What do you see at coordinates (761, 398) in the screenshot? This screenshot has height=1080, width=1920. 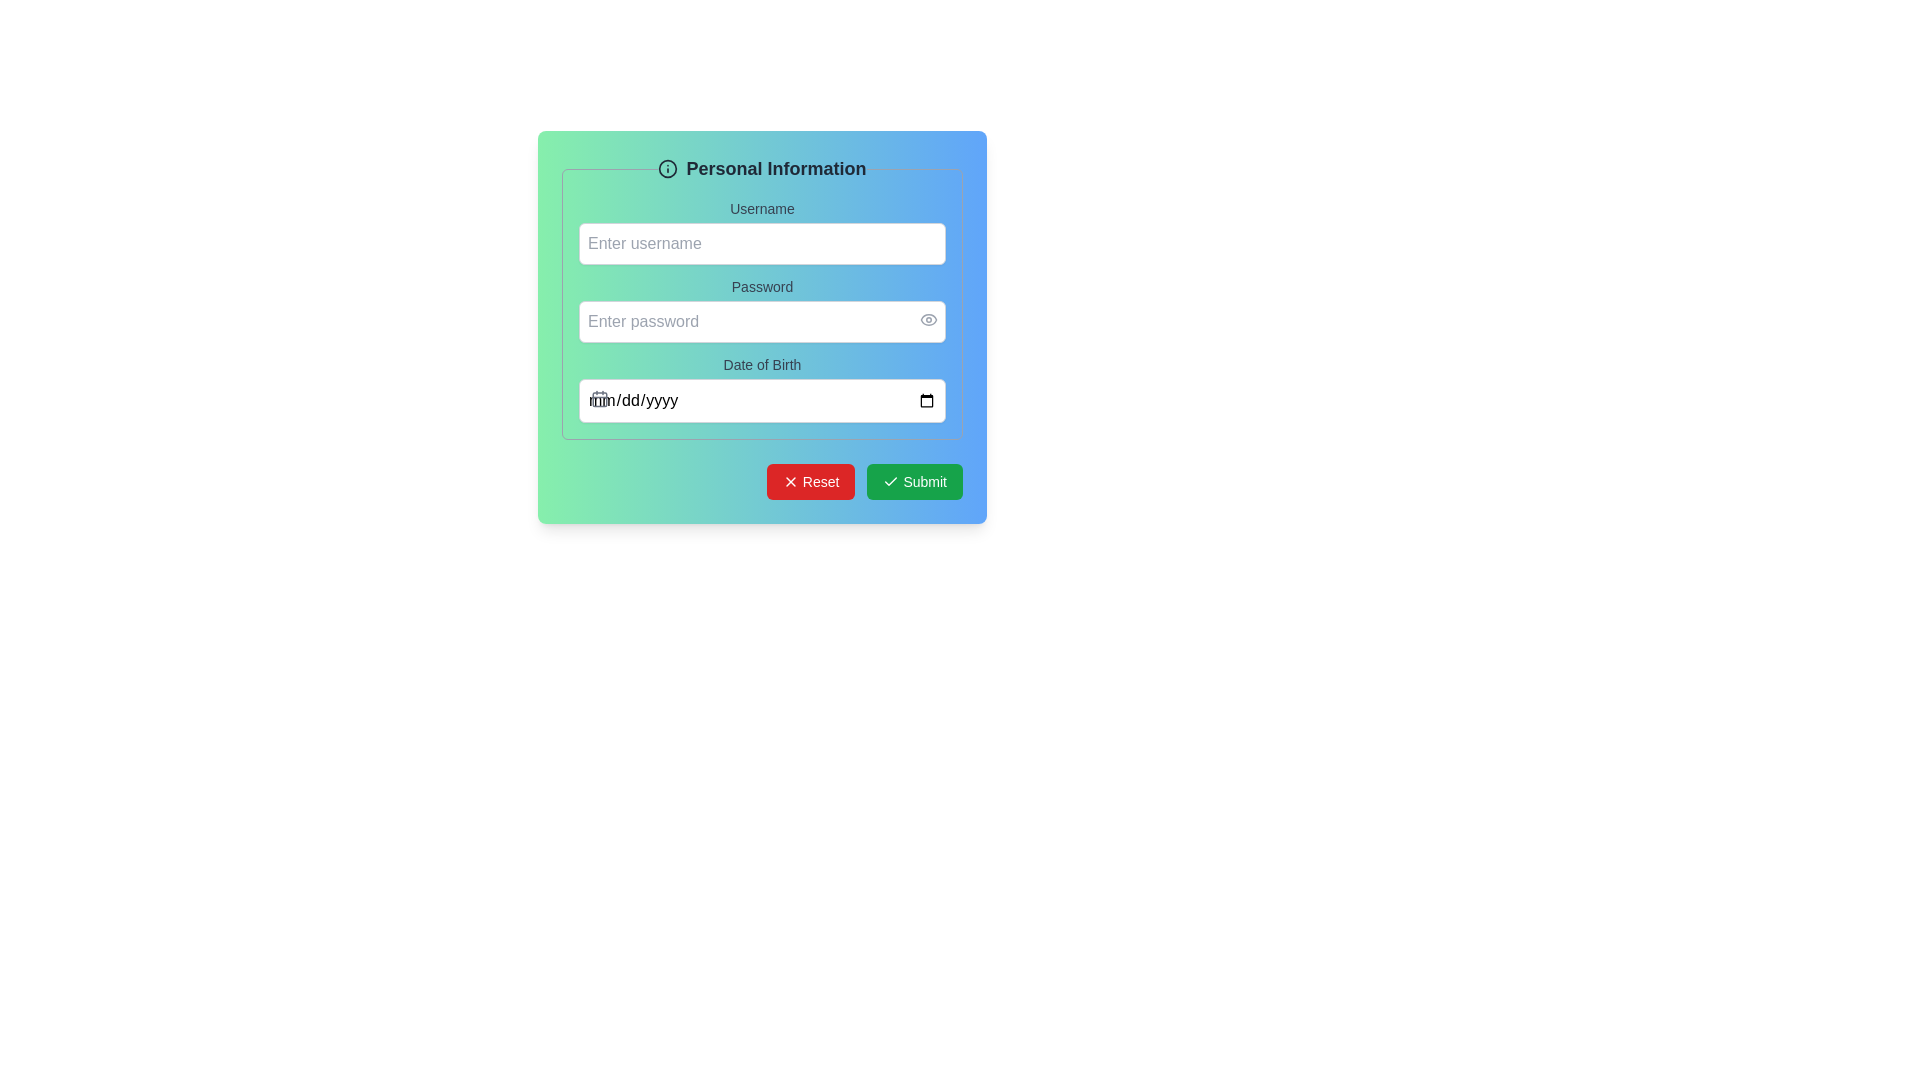 I see `the Date picker input field for 'Date of Birth' to trigger highlighting or tooltip display` at bounding box center [761, 398].